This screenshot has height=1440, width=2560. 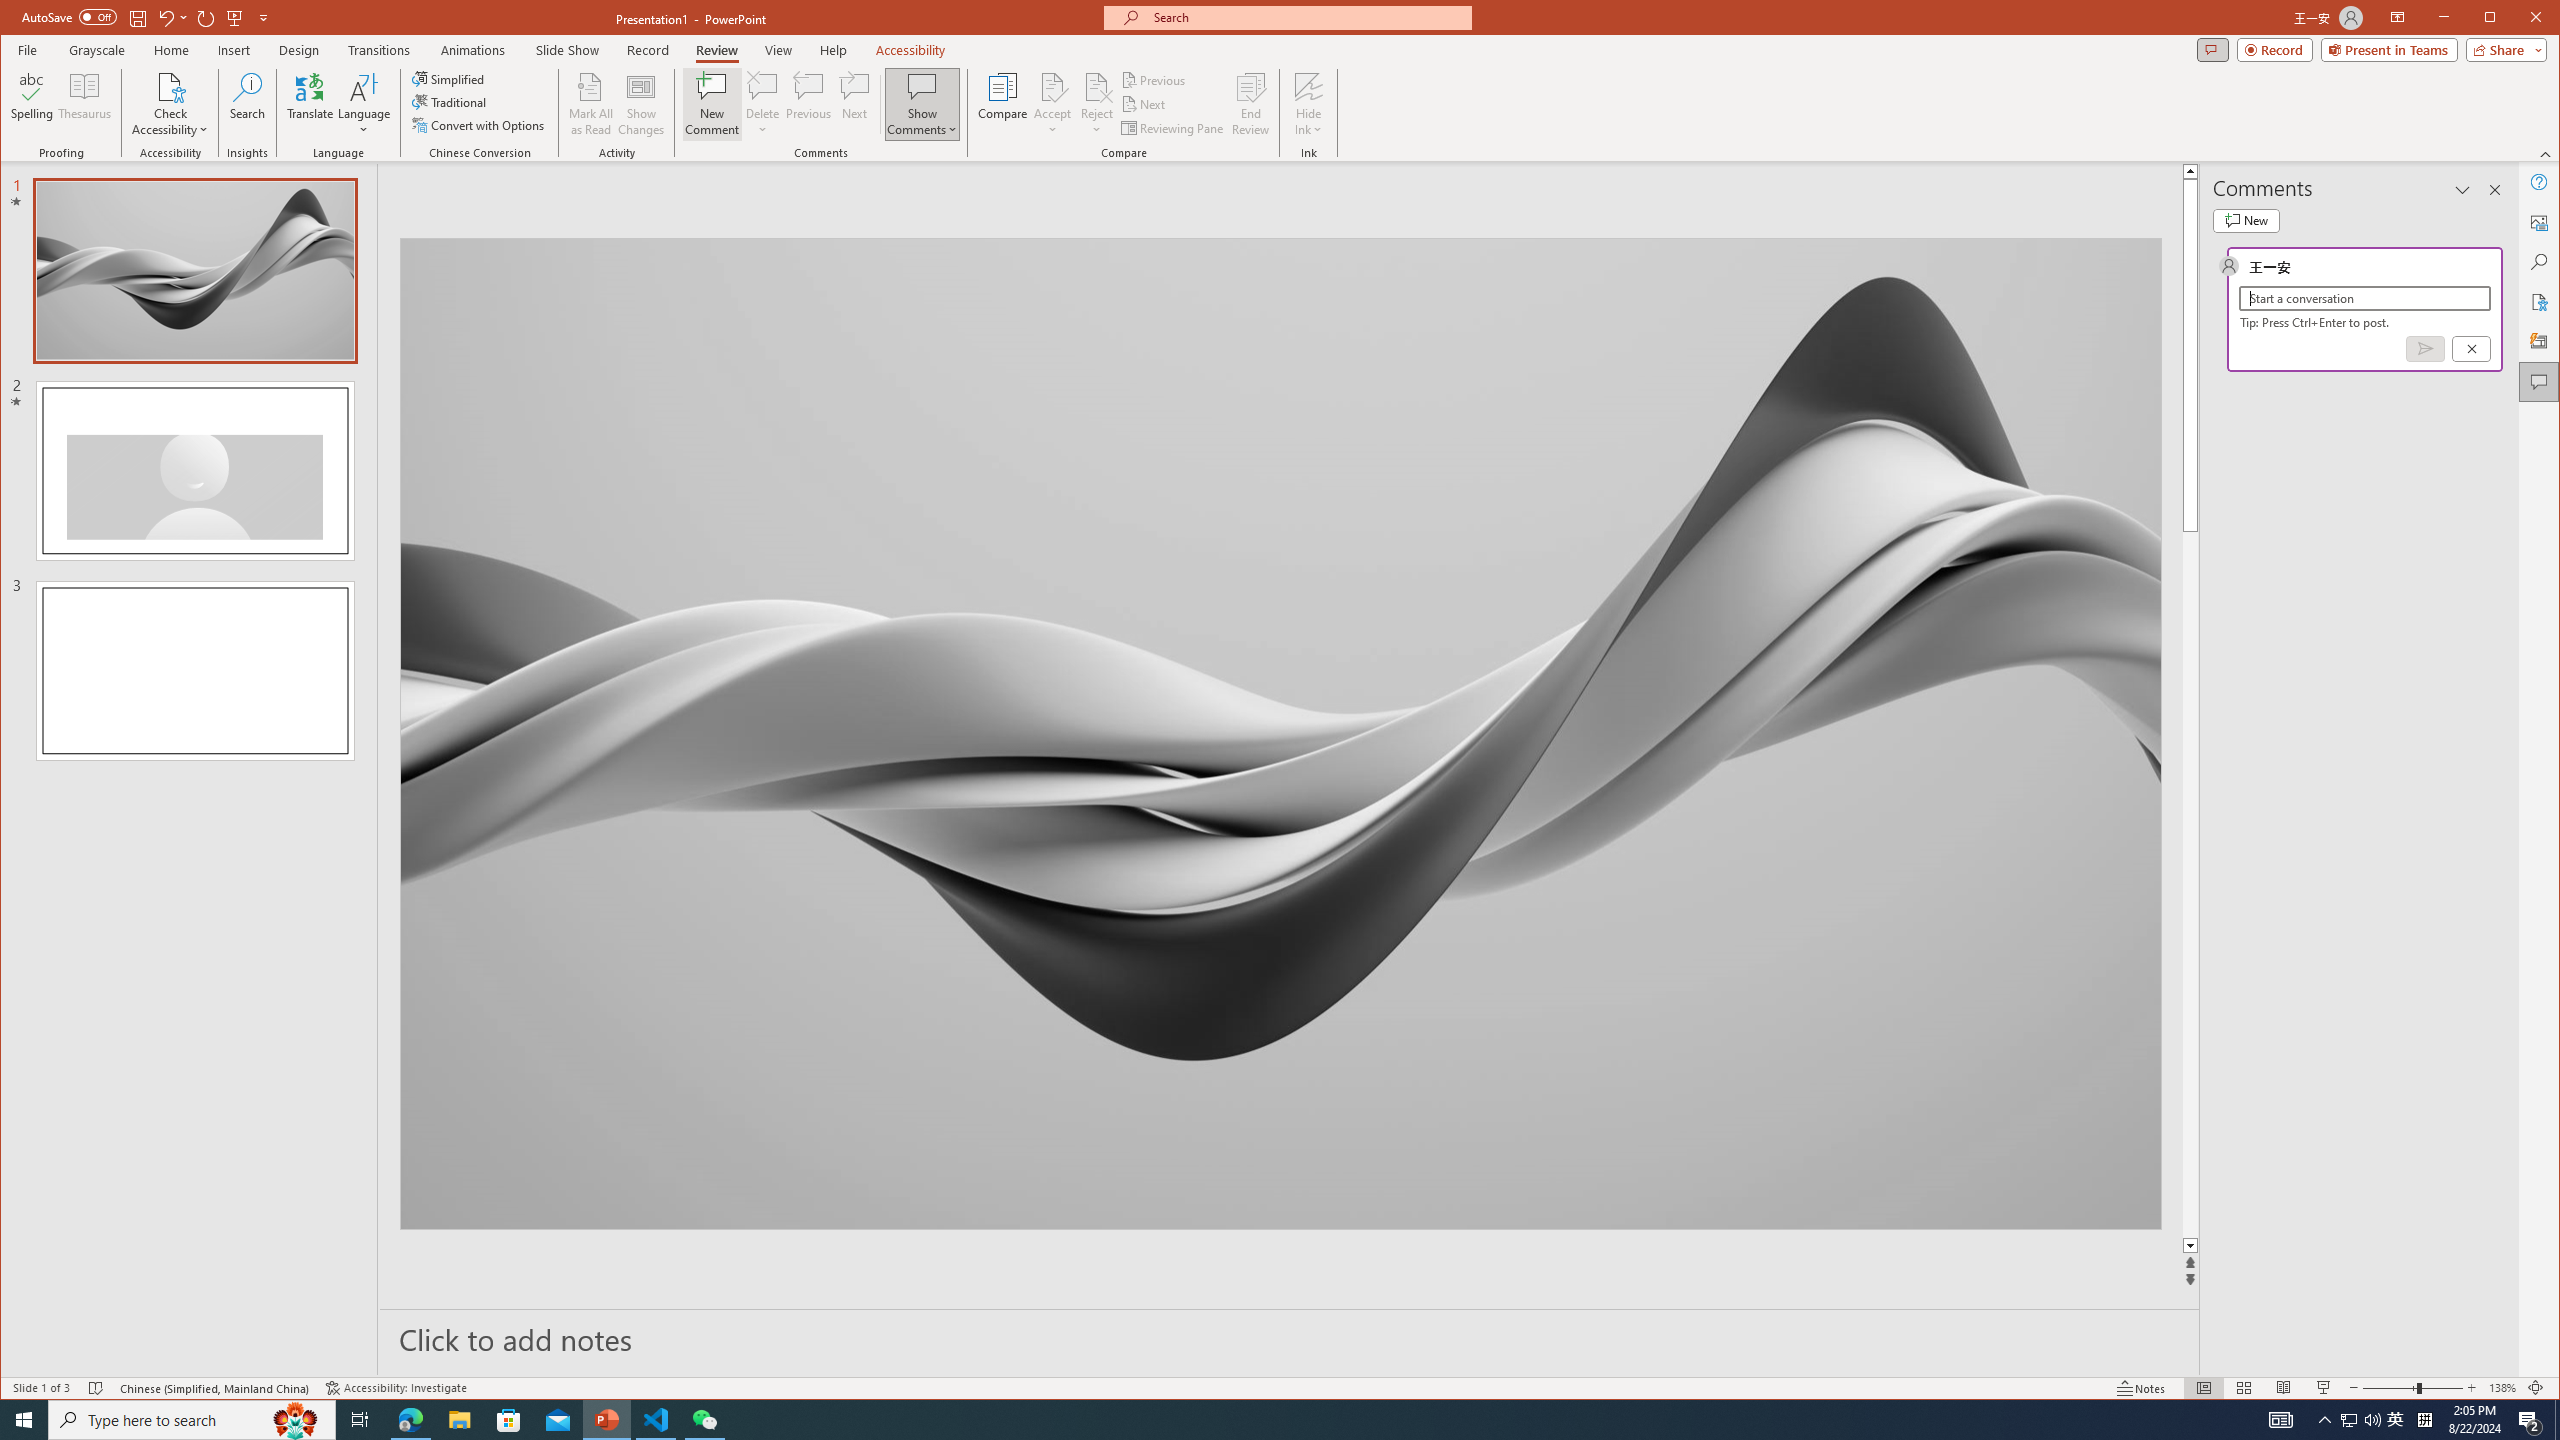 I want to click on 'Translate', so click(x=309, y=103).